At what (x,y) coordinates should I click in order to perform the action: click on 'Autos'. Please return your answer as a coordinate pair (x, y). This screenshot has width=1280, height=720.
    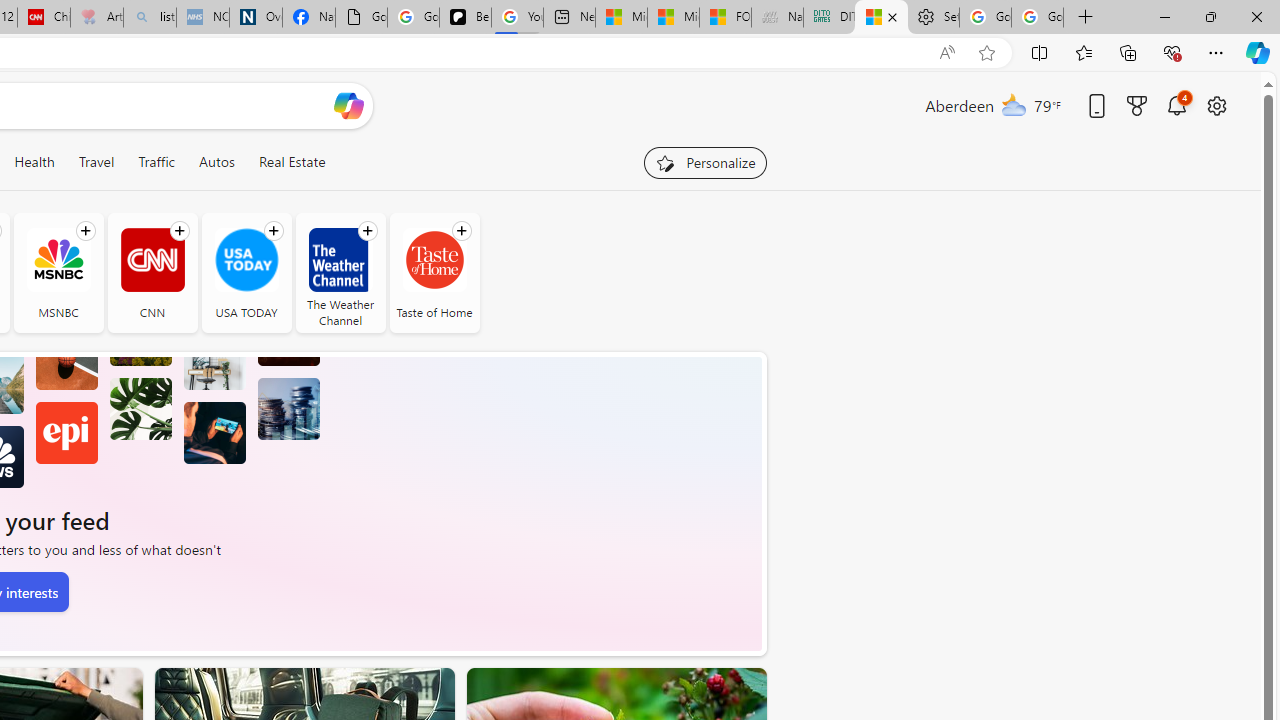
    Looking at the image, I should click on (216, 161).